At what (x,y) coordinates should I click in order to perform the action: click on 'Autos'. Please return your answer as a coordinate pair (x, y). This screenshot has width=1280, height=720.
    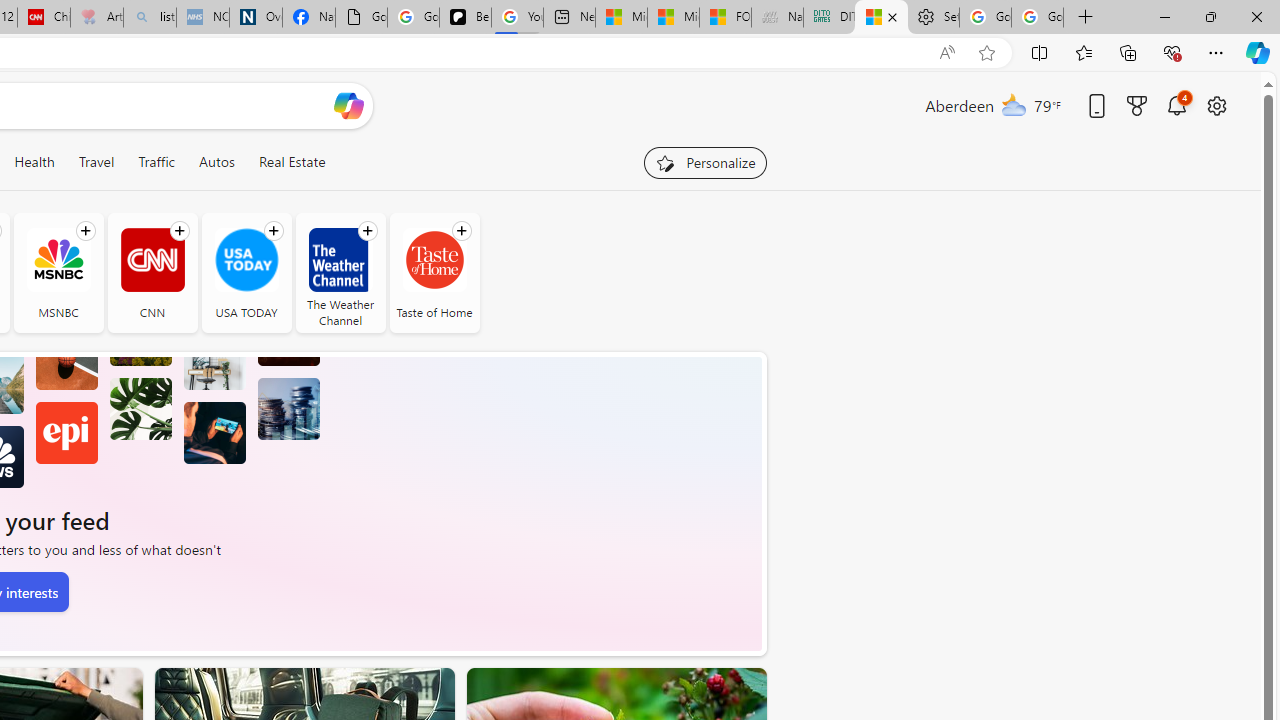
    Looking at the image, I should click on (216, 161).